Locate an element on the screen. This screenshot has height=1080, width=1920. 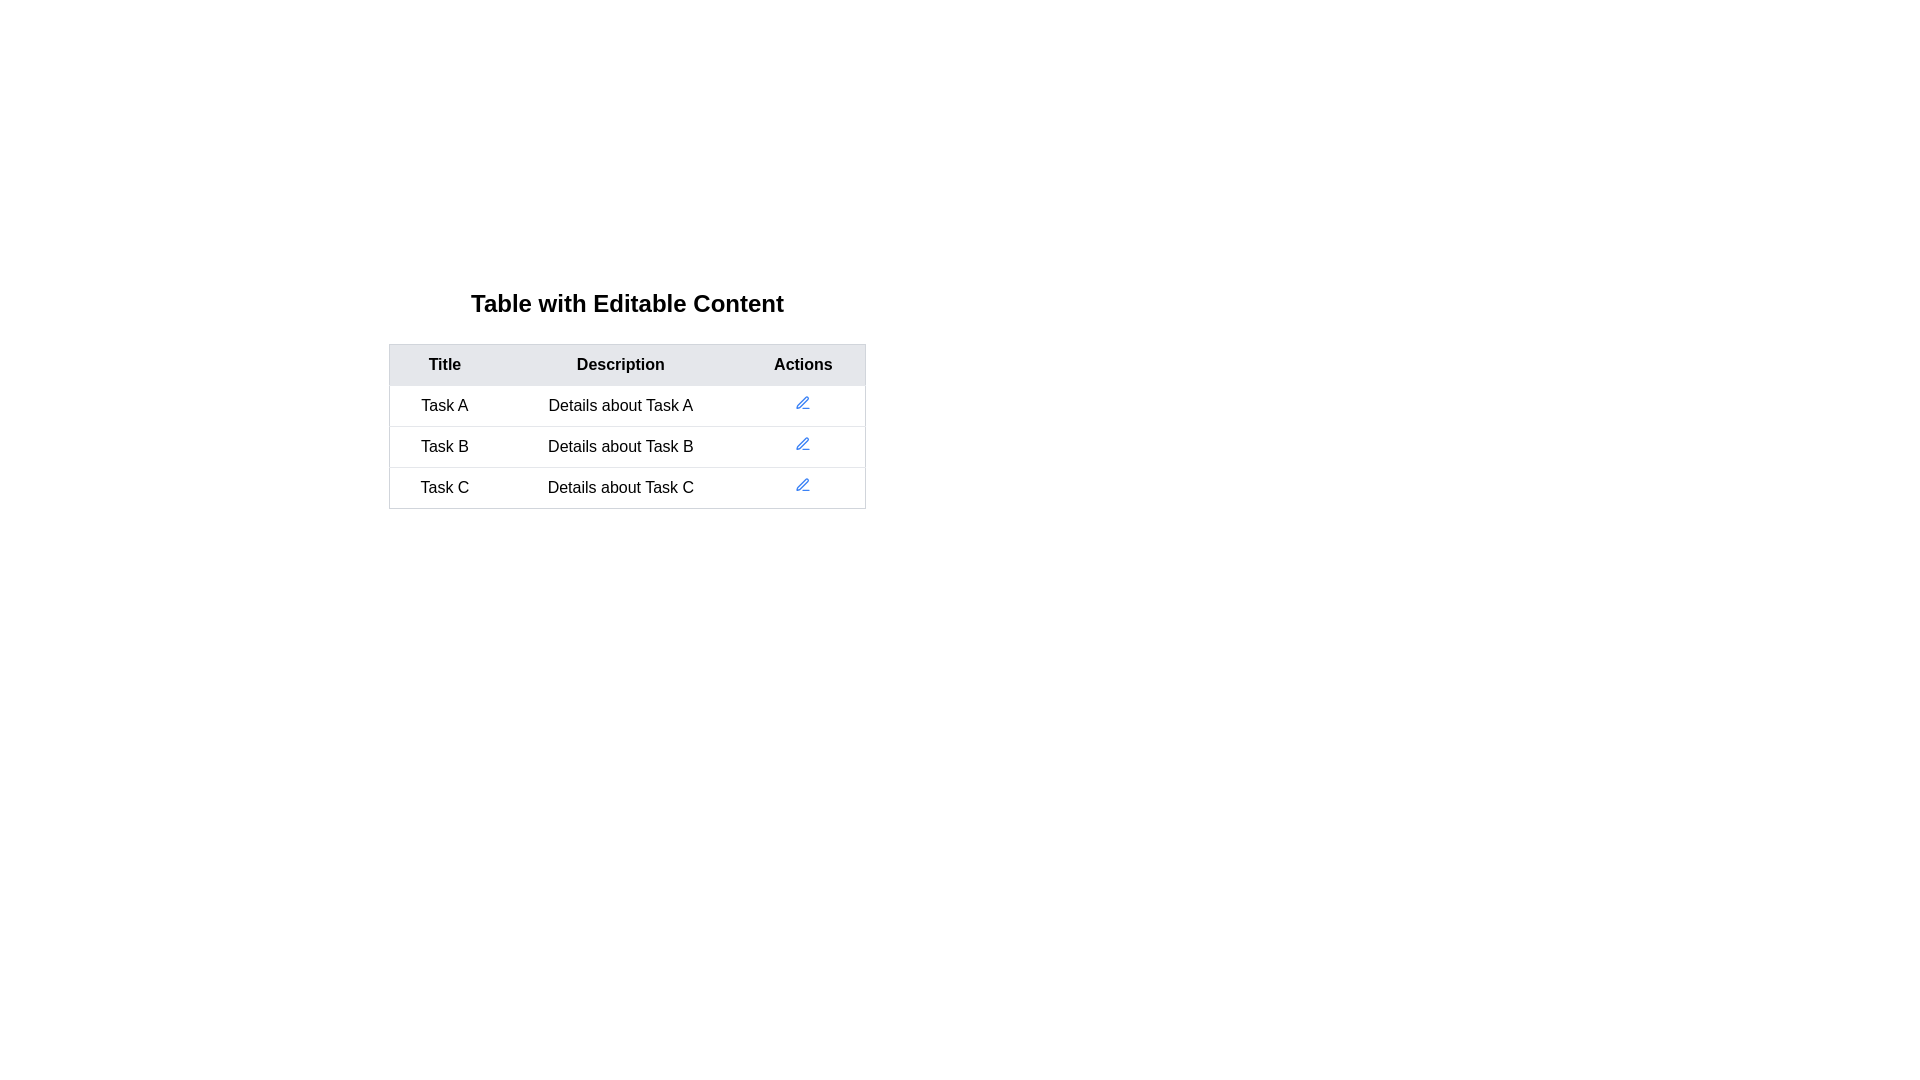
text of the label that displays 'Title', which is a bold black font on a light gray background located in the first column of the header row of the table is located at coordinates (443, 365).